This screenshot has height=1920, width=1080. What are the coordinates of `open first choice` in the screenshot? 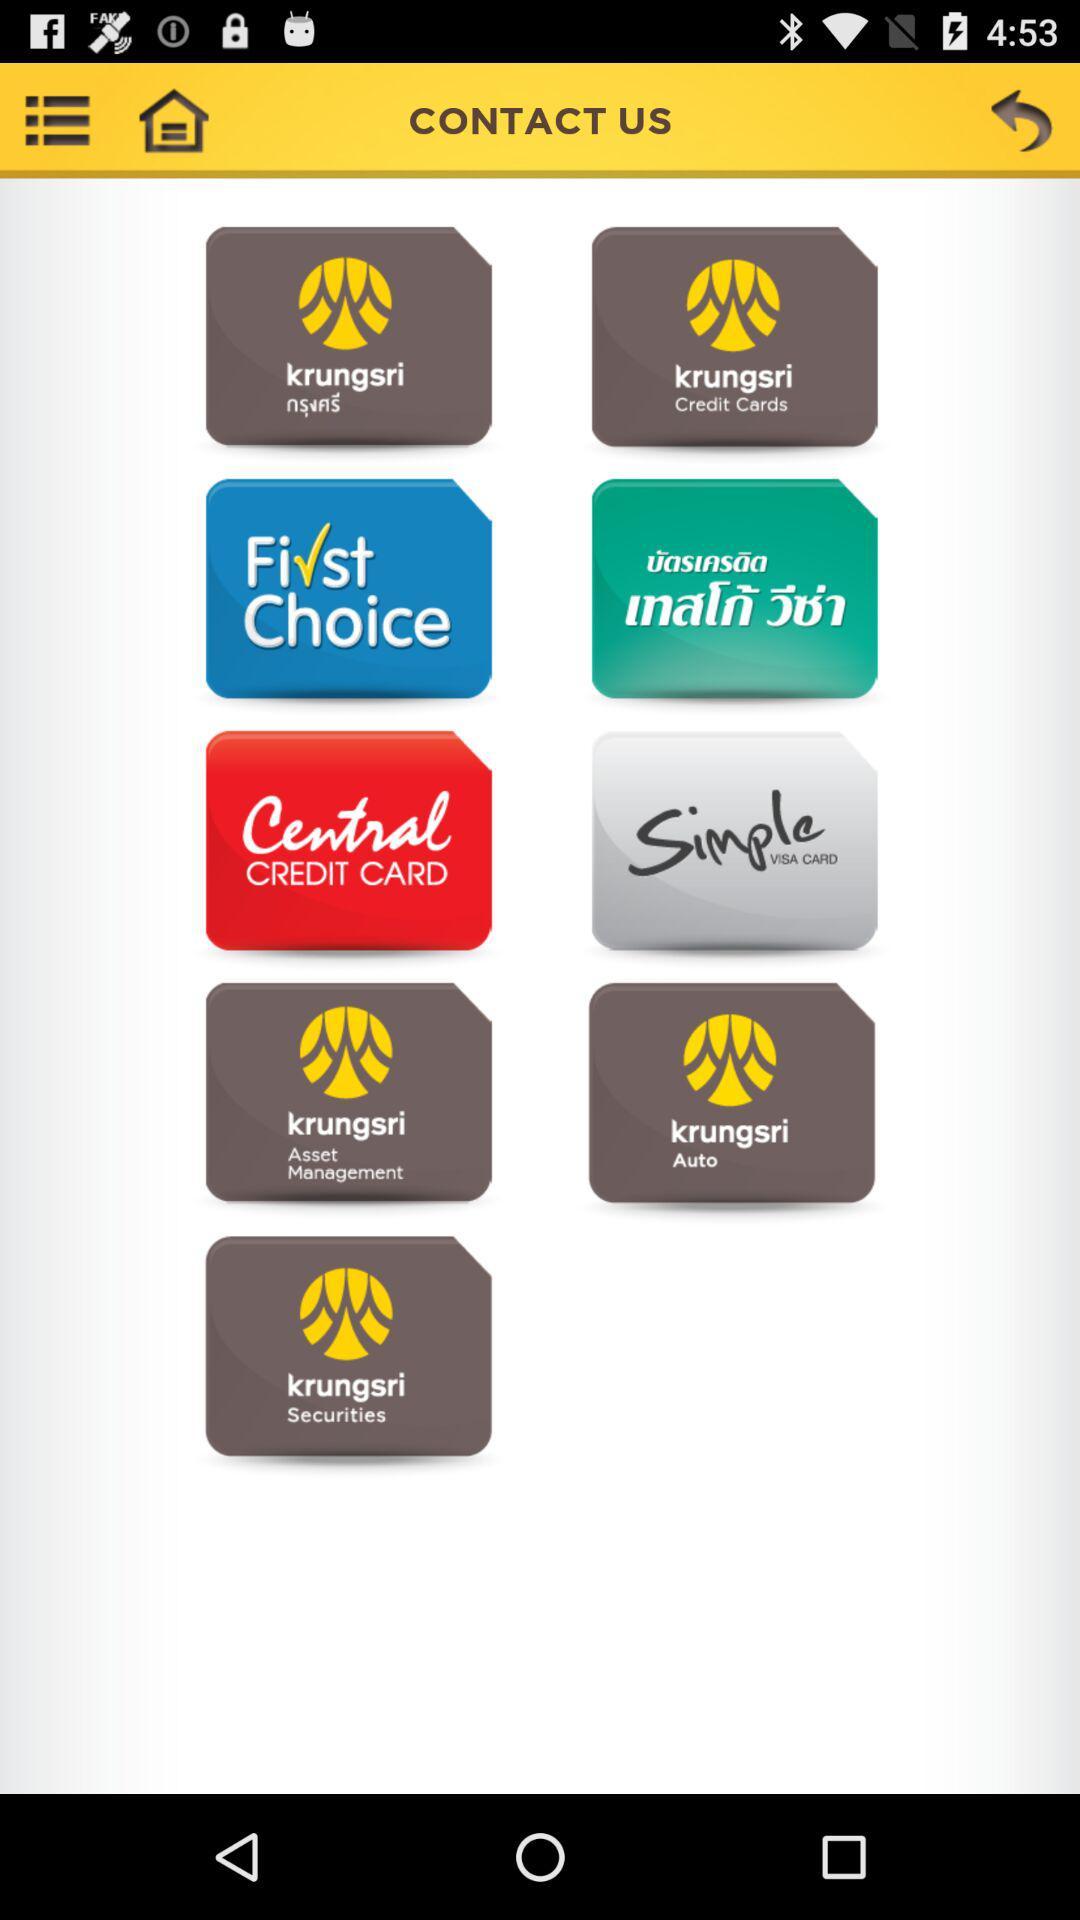 It's located at (347, 597).